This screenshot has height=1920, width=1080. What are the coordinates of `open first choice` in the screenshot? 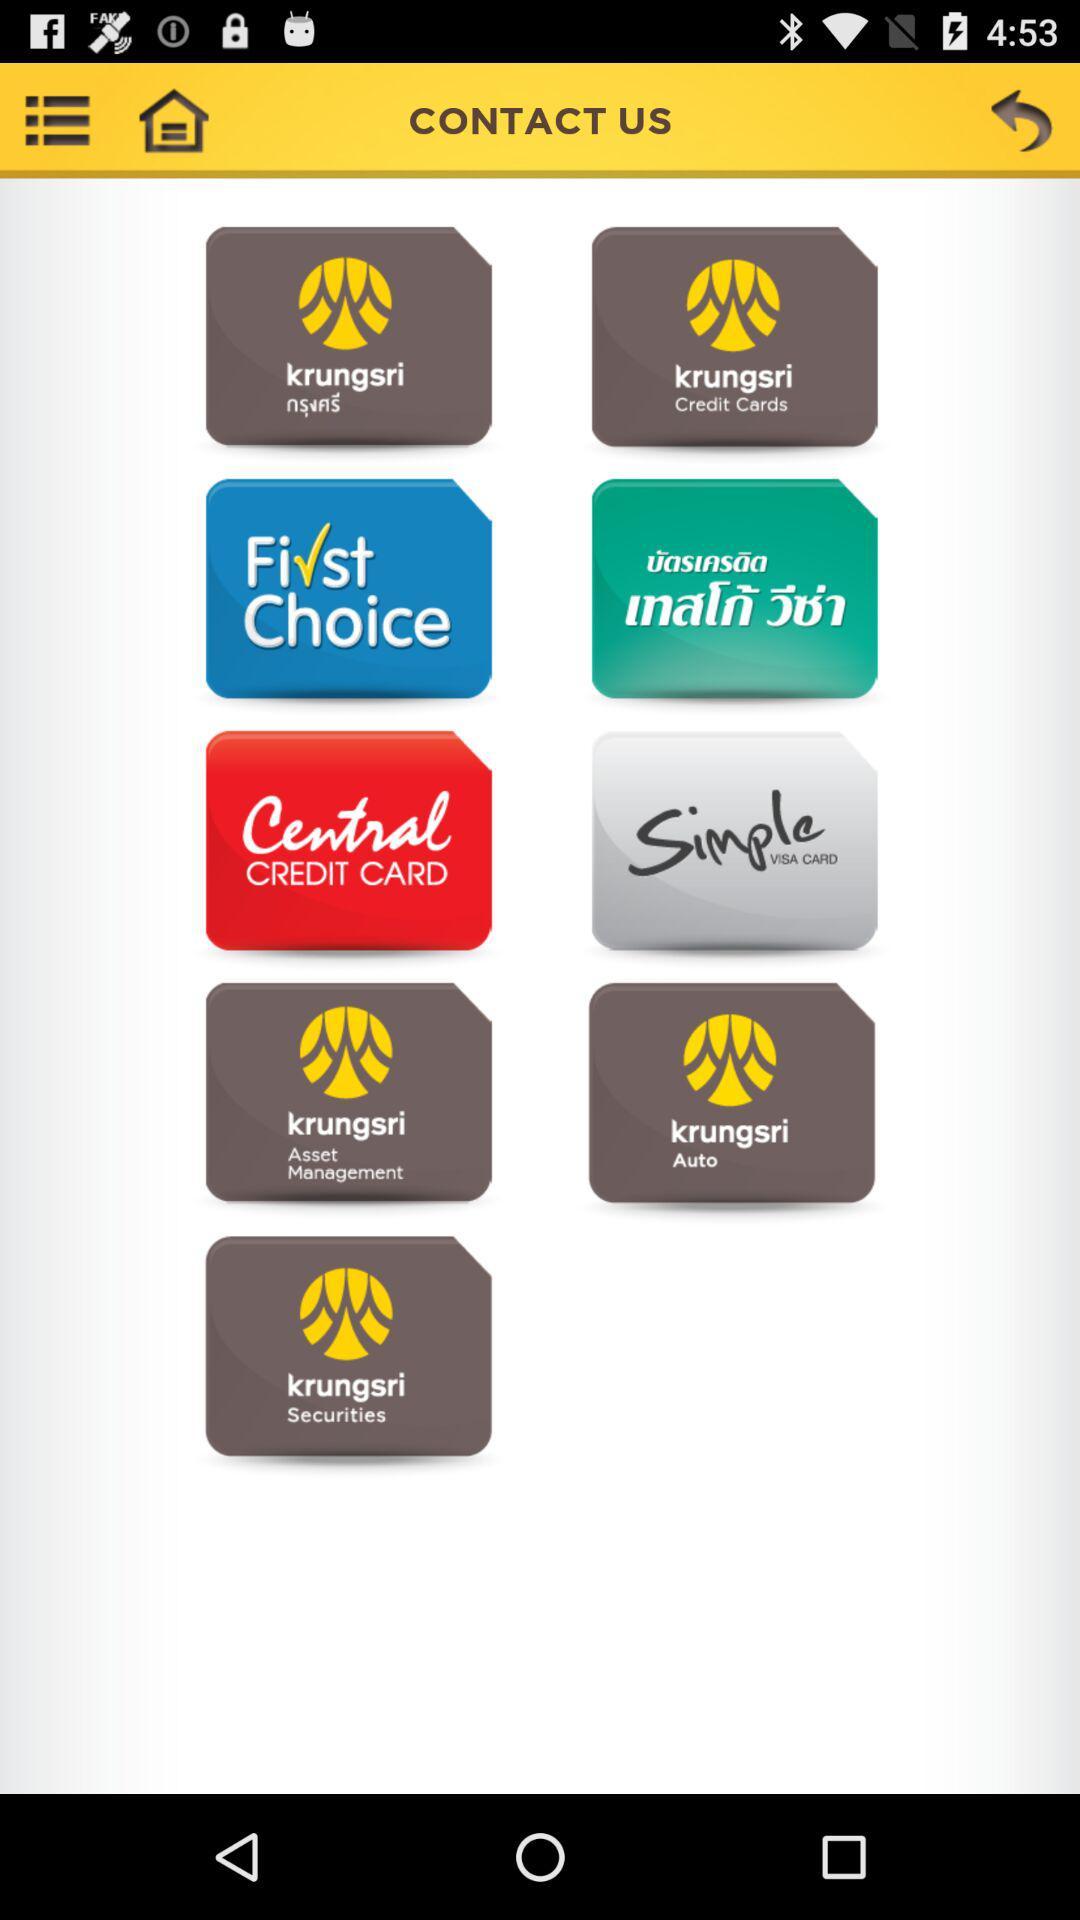 It's located at (347, 597).